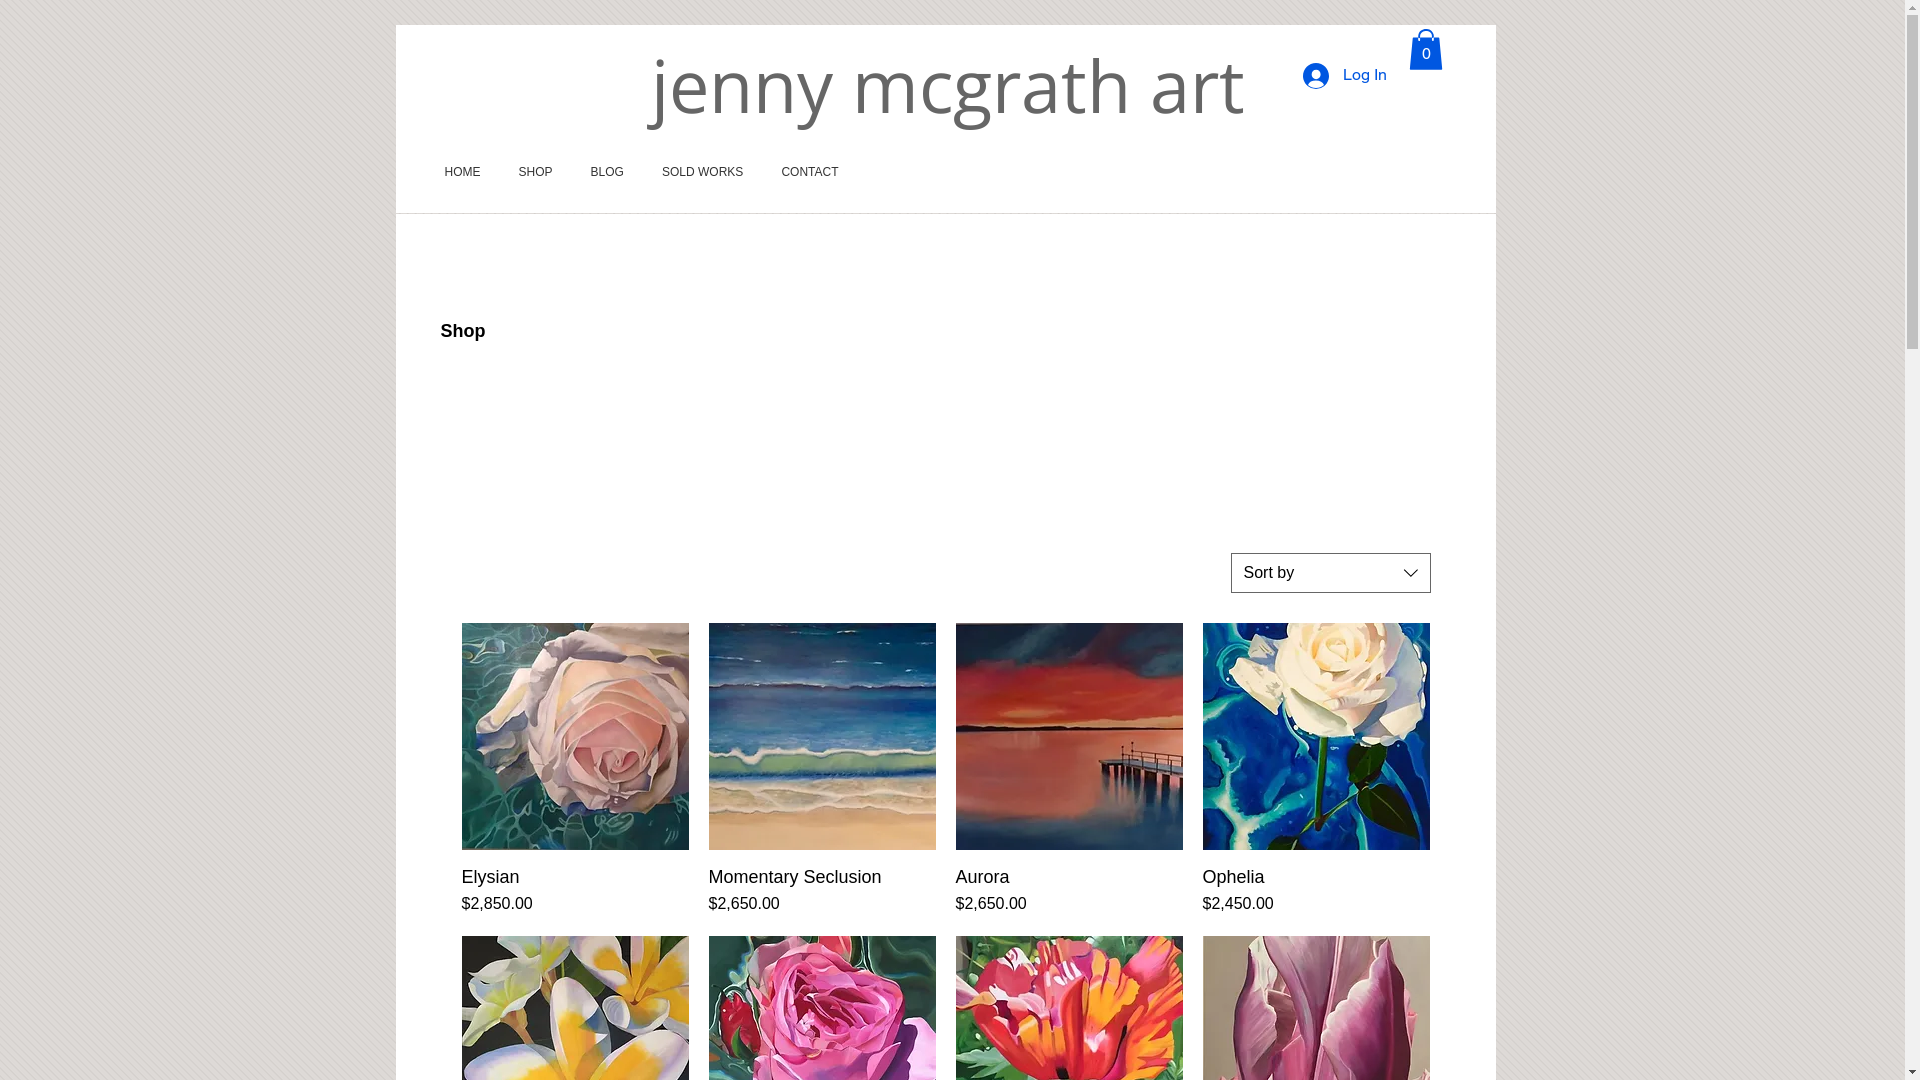  I want to click on 'Sort by', so click(1329, 573).